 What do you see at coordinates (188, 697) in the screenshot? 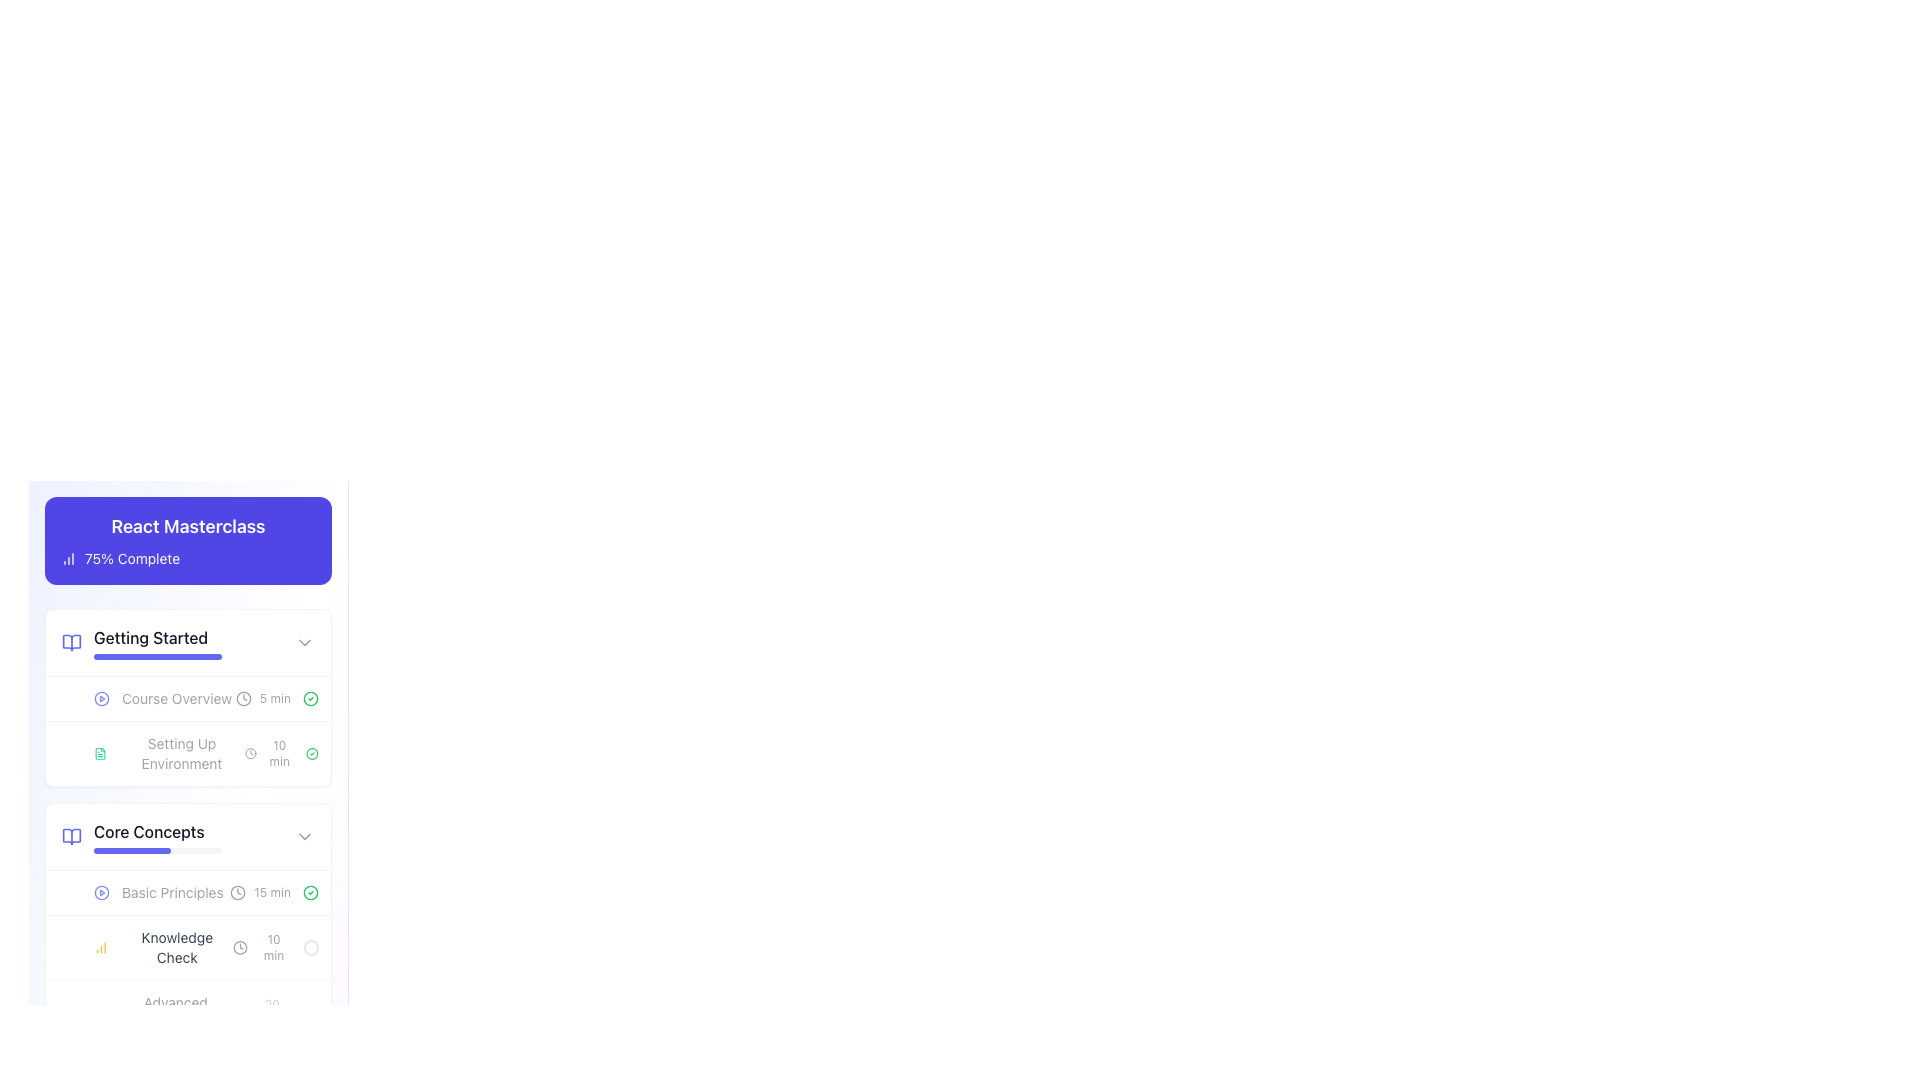
I see `the first list item under 'Getting Started' that shows the course overview with a blue play-circle icon and a gray clock icon` at bounding box center [188, 697].